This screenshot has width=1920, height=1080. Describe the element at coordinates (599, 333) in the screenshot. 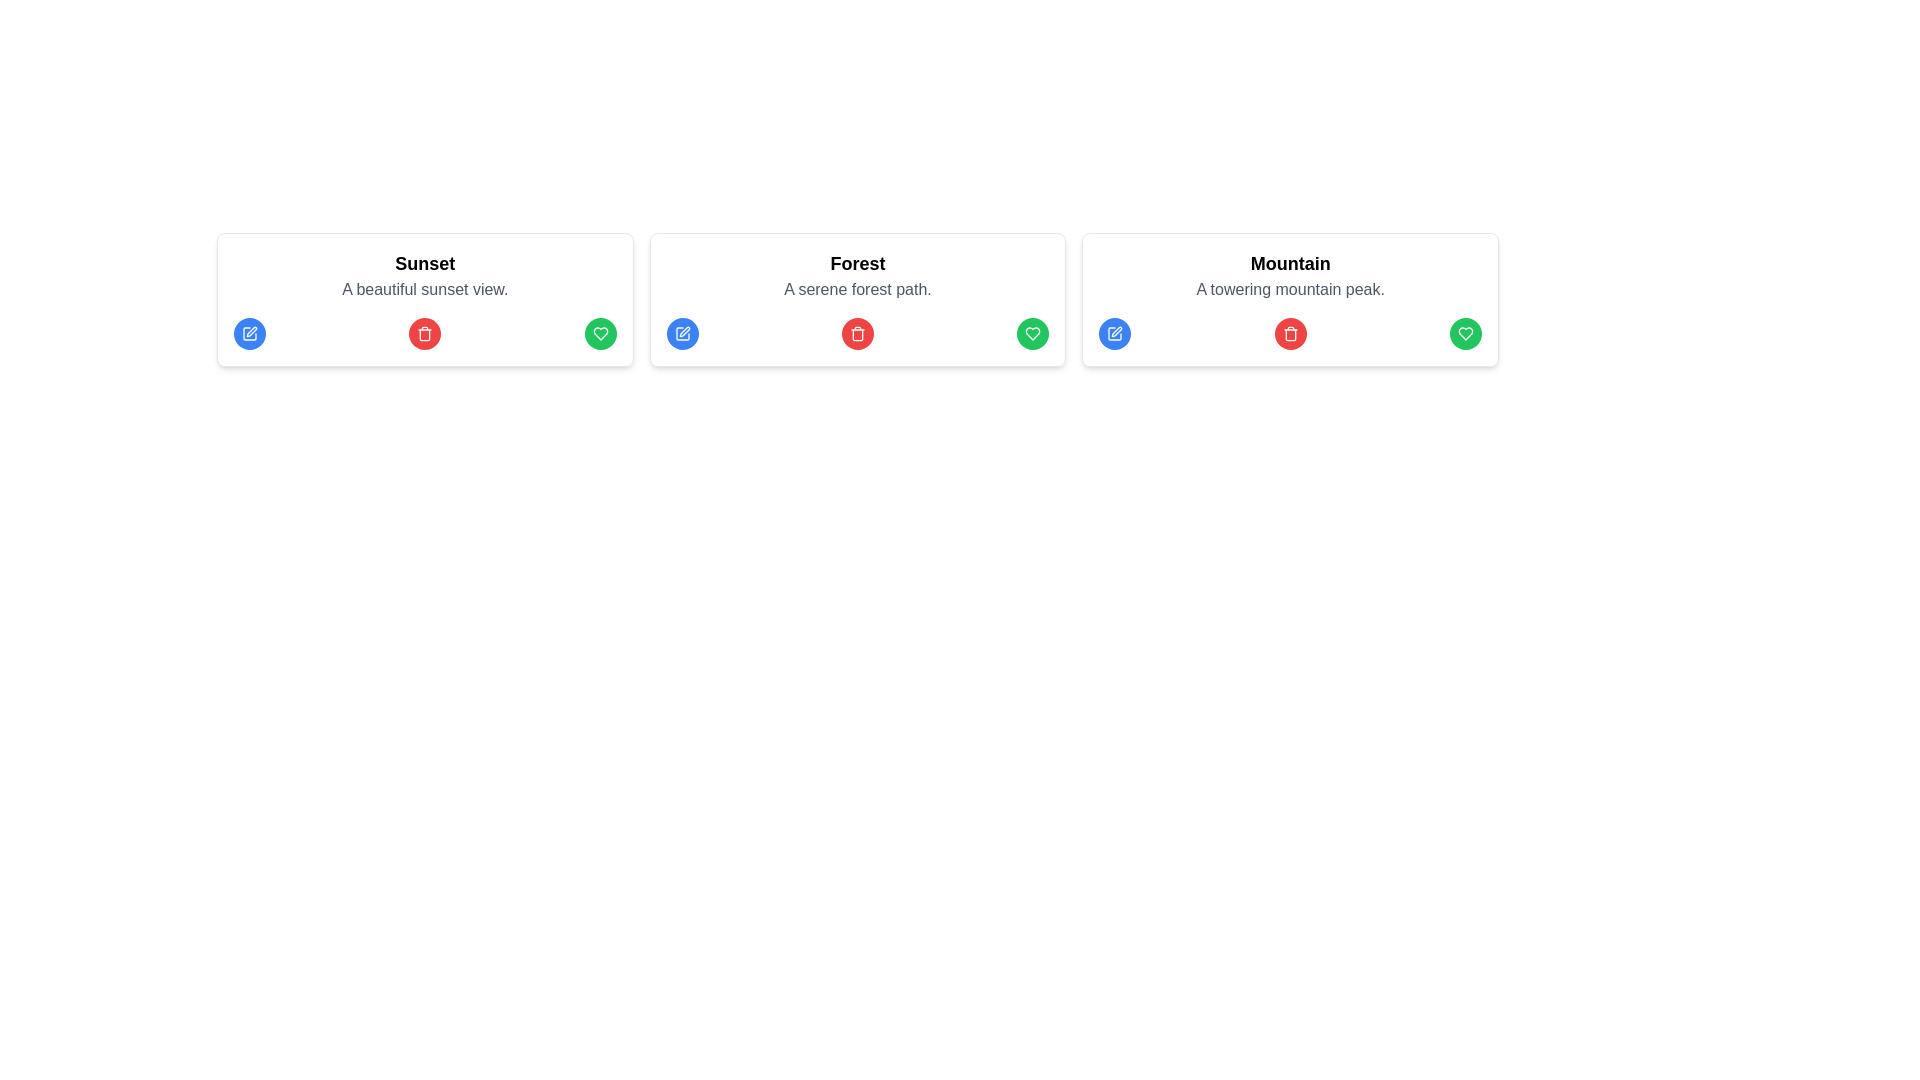

I see `the circular green button with a white heart icon, which is the last button in the 'Sunset' card group` at that location.